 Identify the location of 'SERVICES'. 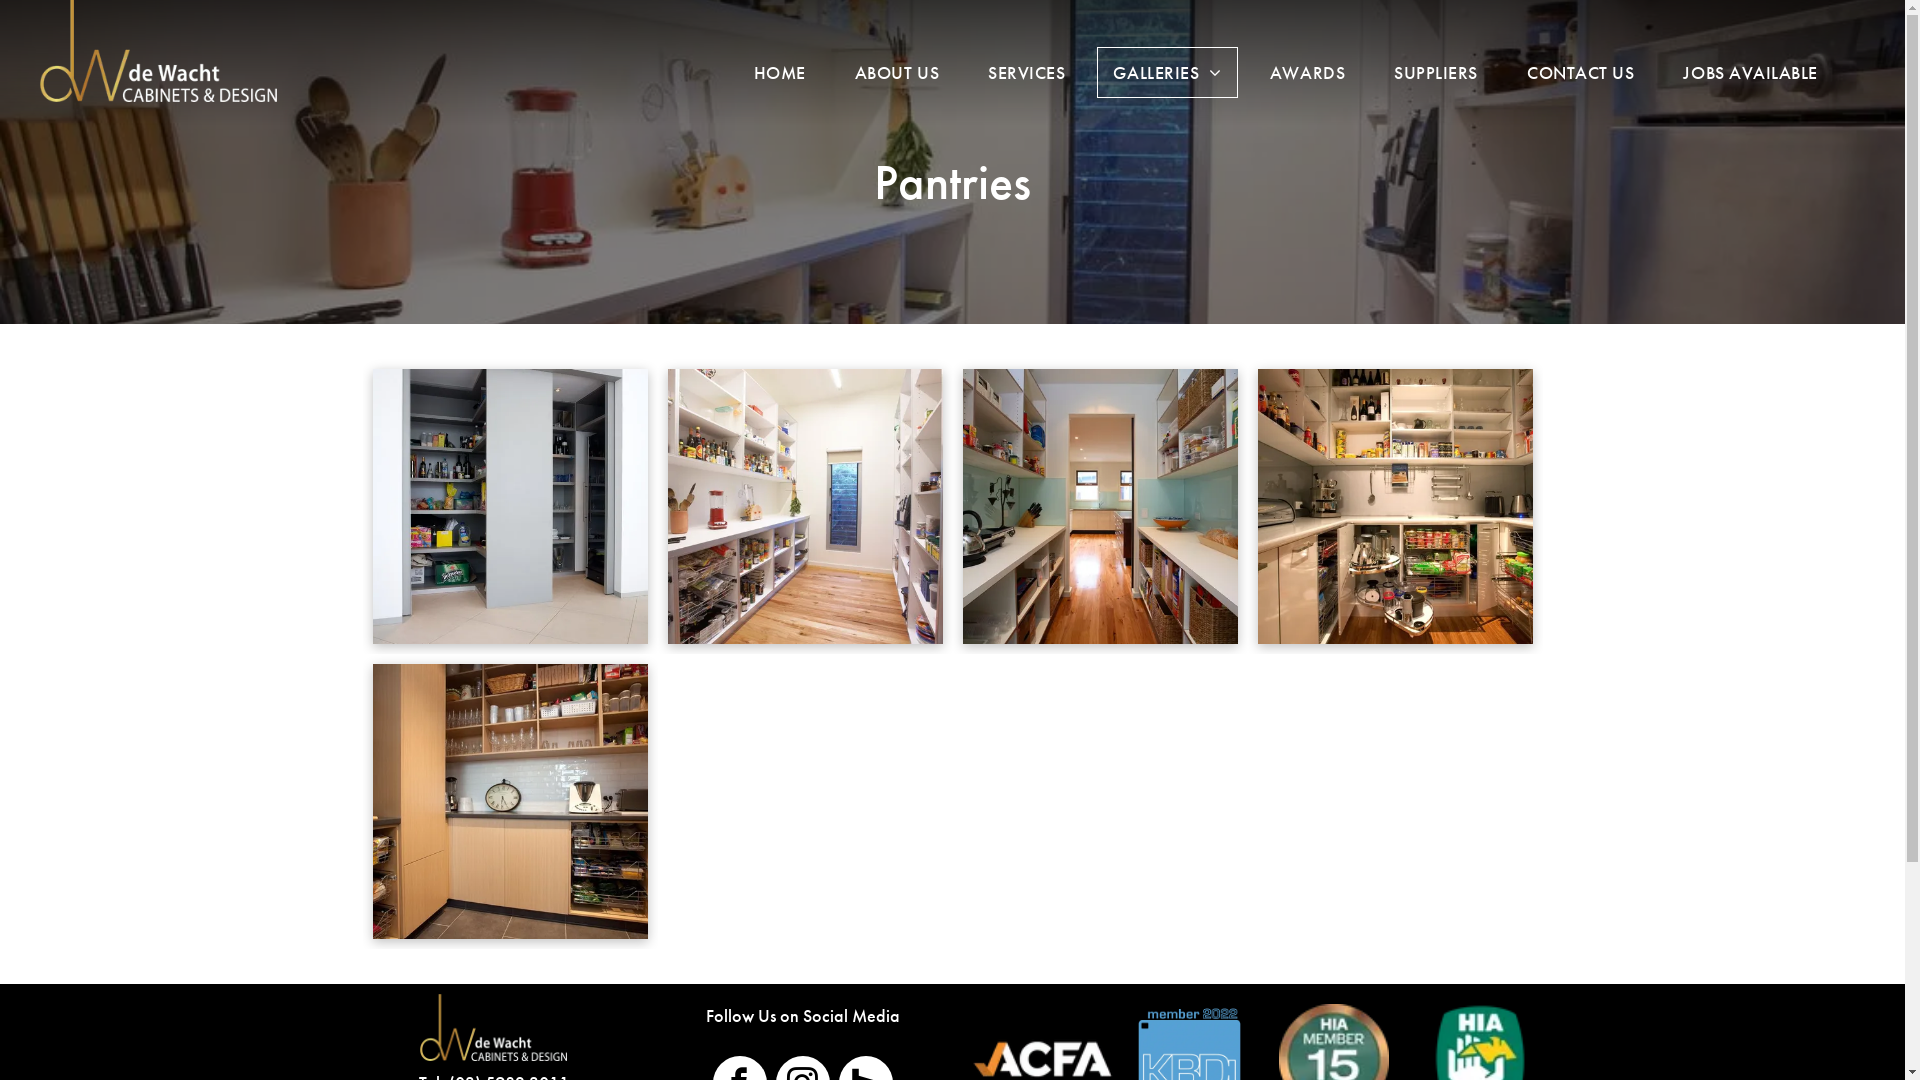
(1026, 71).